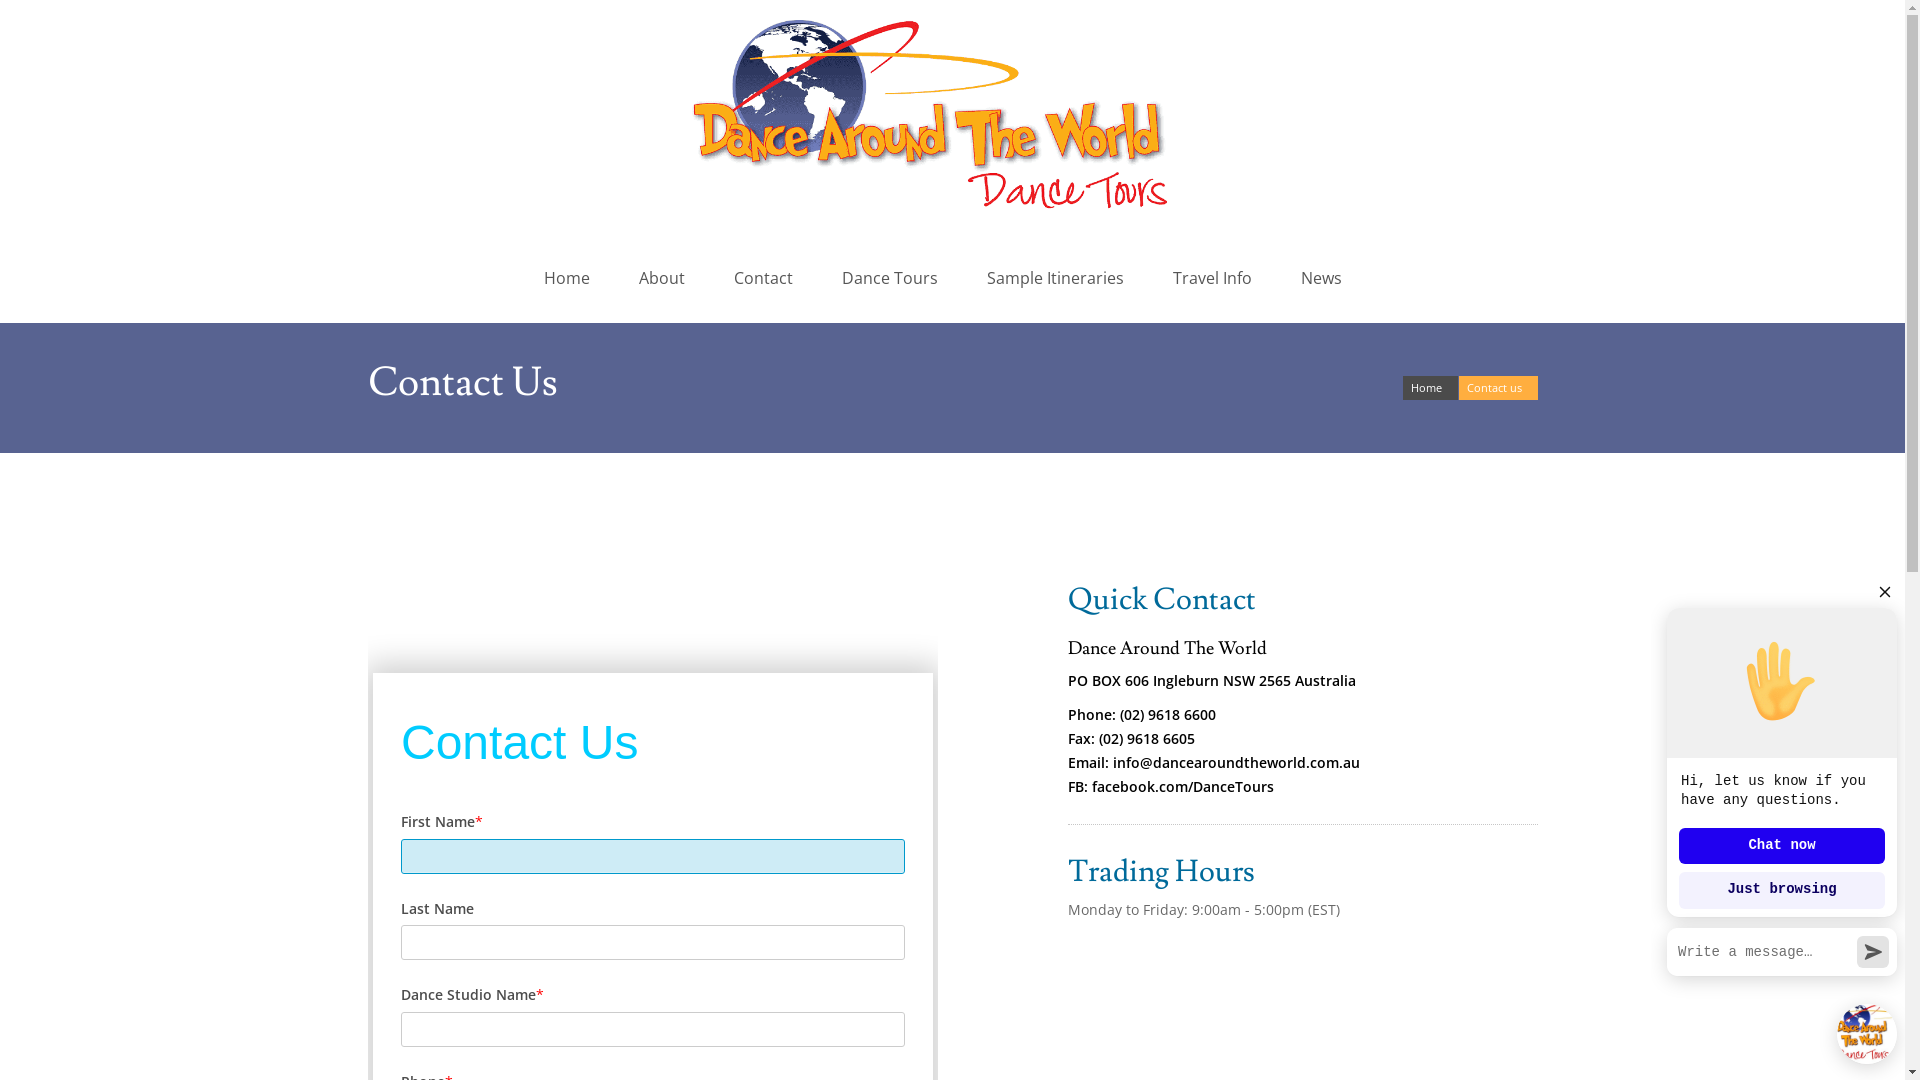  What do you see at coordinates (1058, 277) in the screenshot?
I see `'Sample Itineraries'` at bounding box center [1058, 277].